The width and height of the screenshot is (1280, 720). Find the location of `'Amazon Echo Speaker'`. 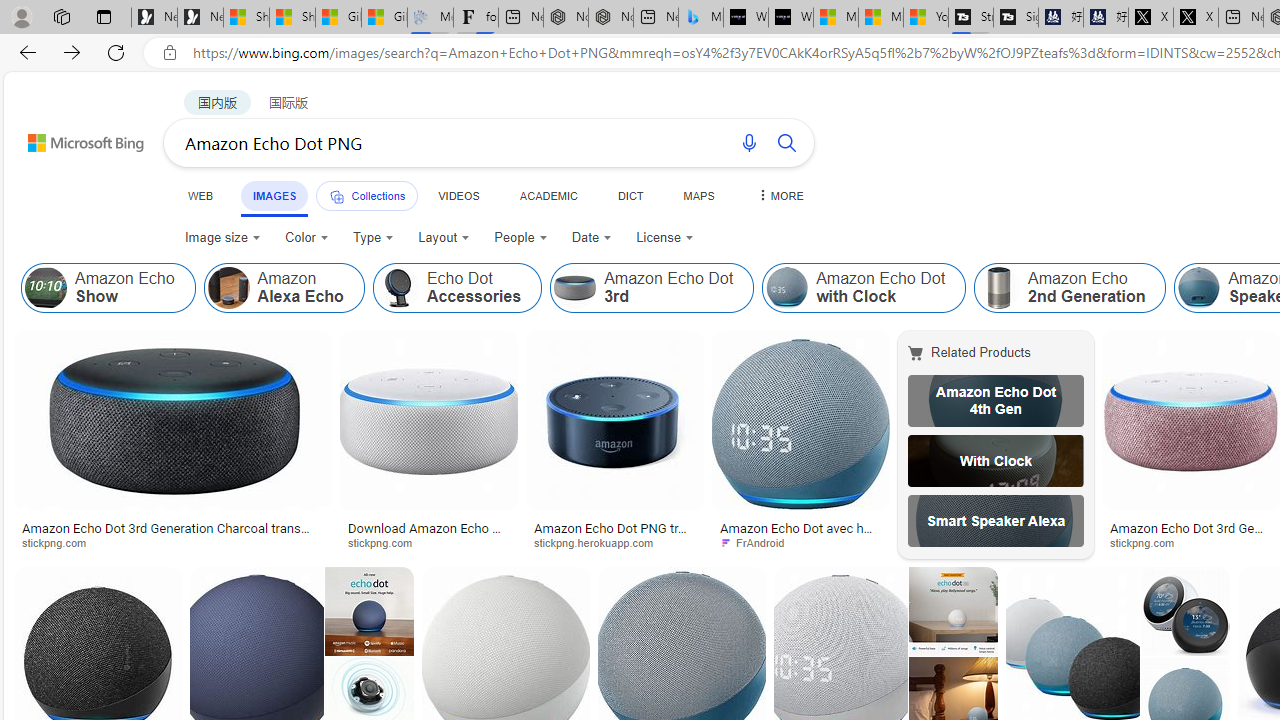

'Amazon Echo Speaker' is located at coordinates (1199, 288).